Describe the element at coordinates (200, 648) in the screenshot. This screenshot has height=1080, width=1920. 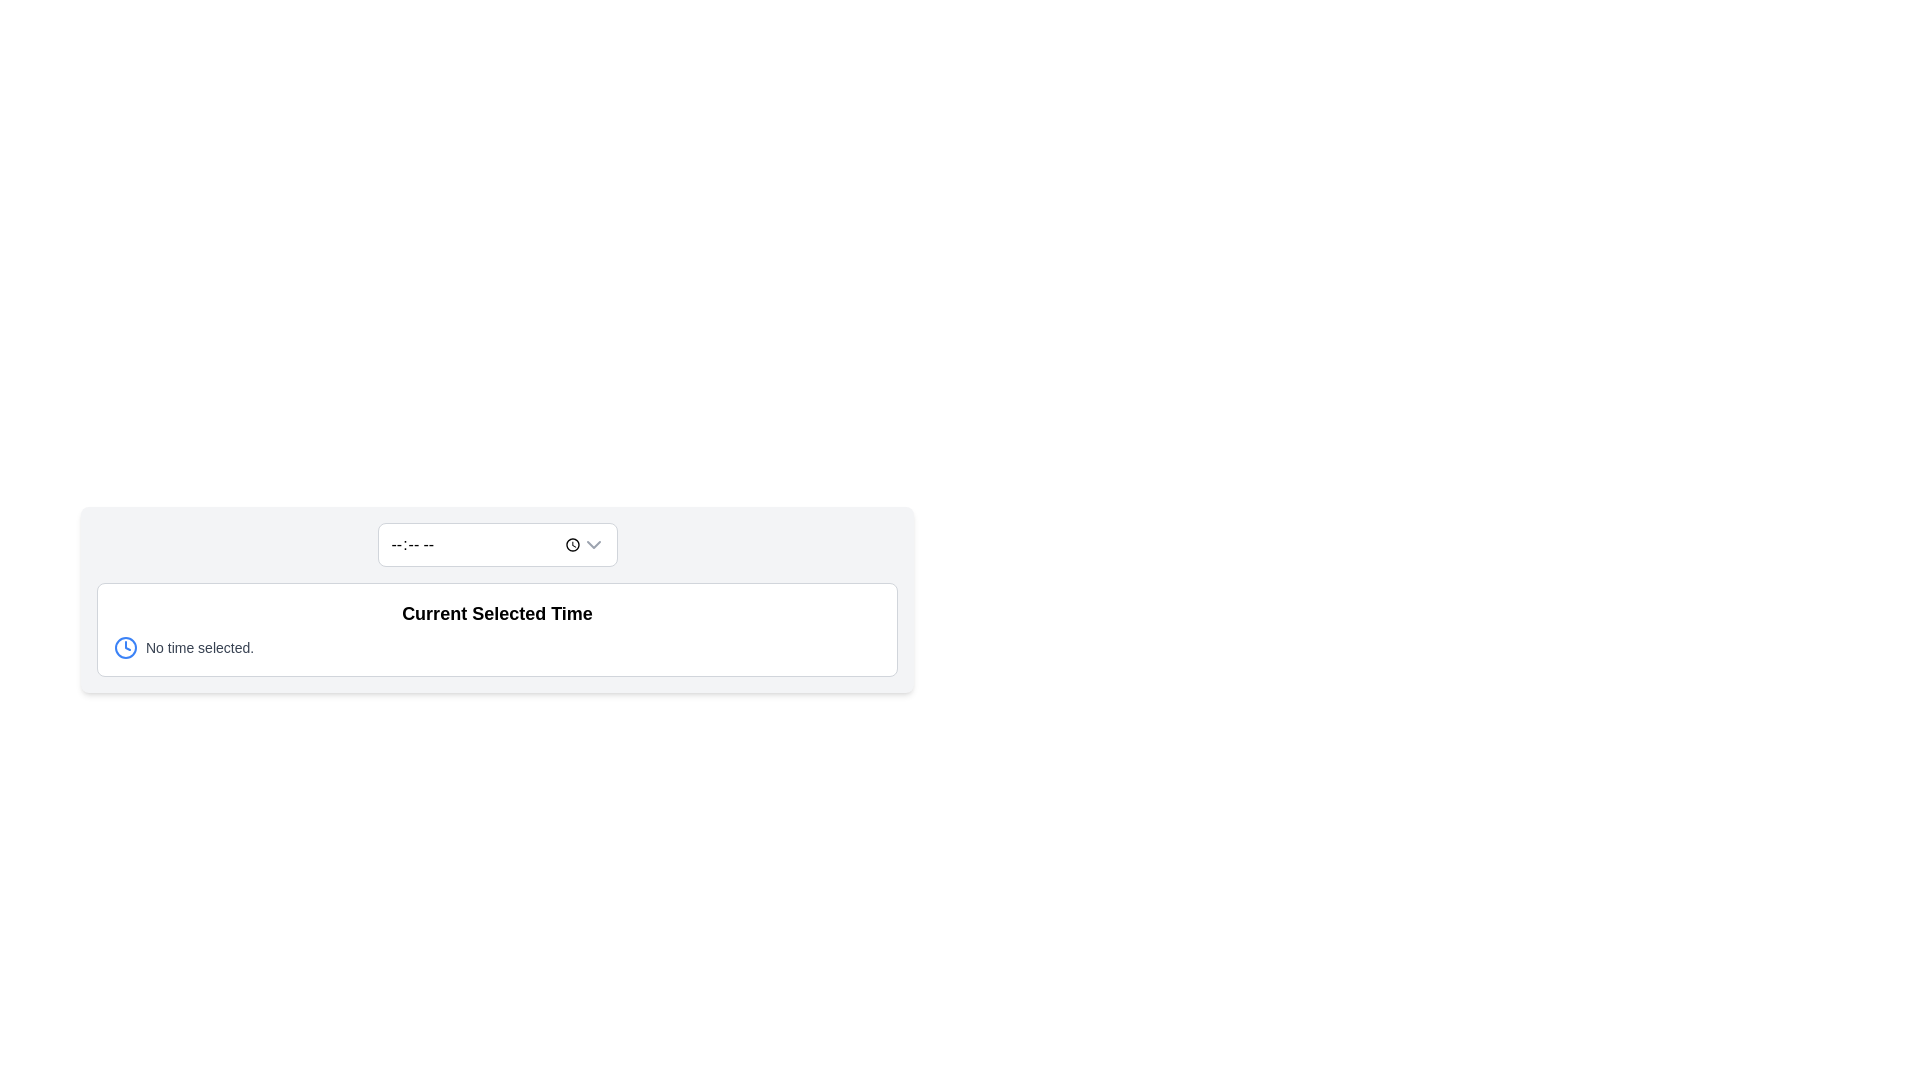
I see `the text component displaying 'No time selected.' which is styled in gray and located beside the clock icon in the 'Current Selected Time' section` at that location.